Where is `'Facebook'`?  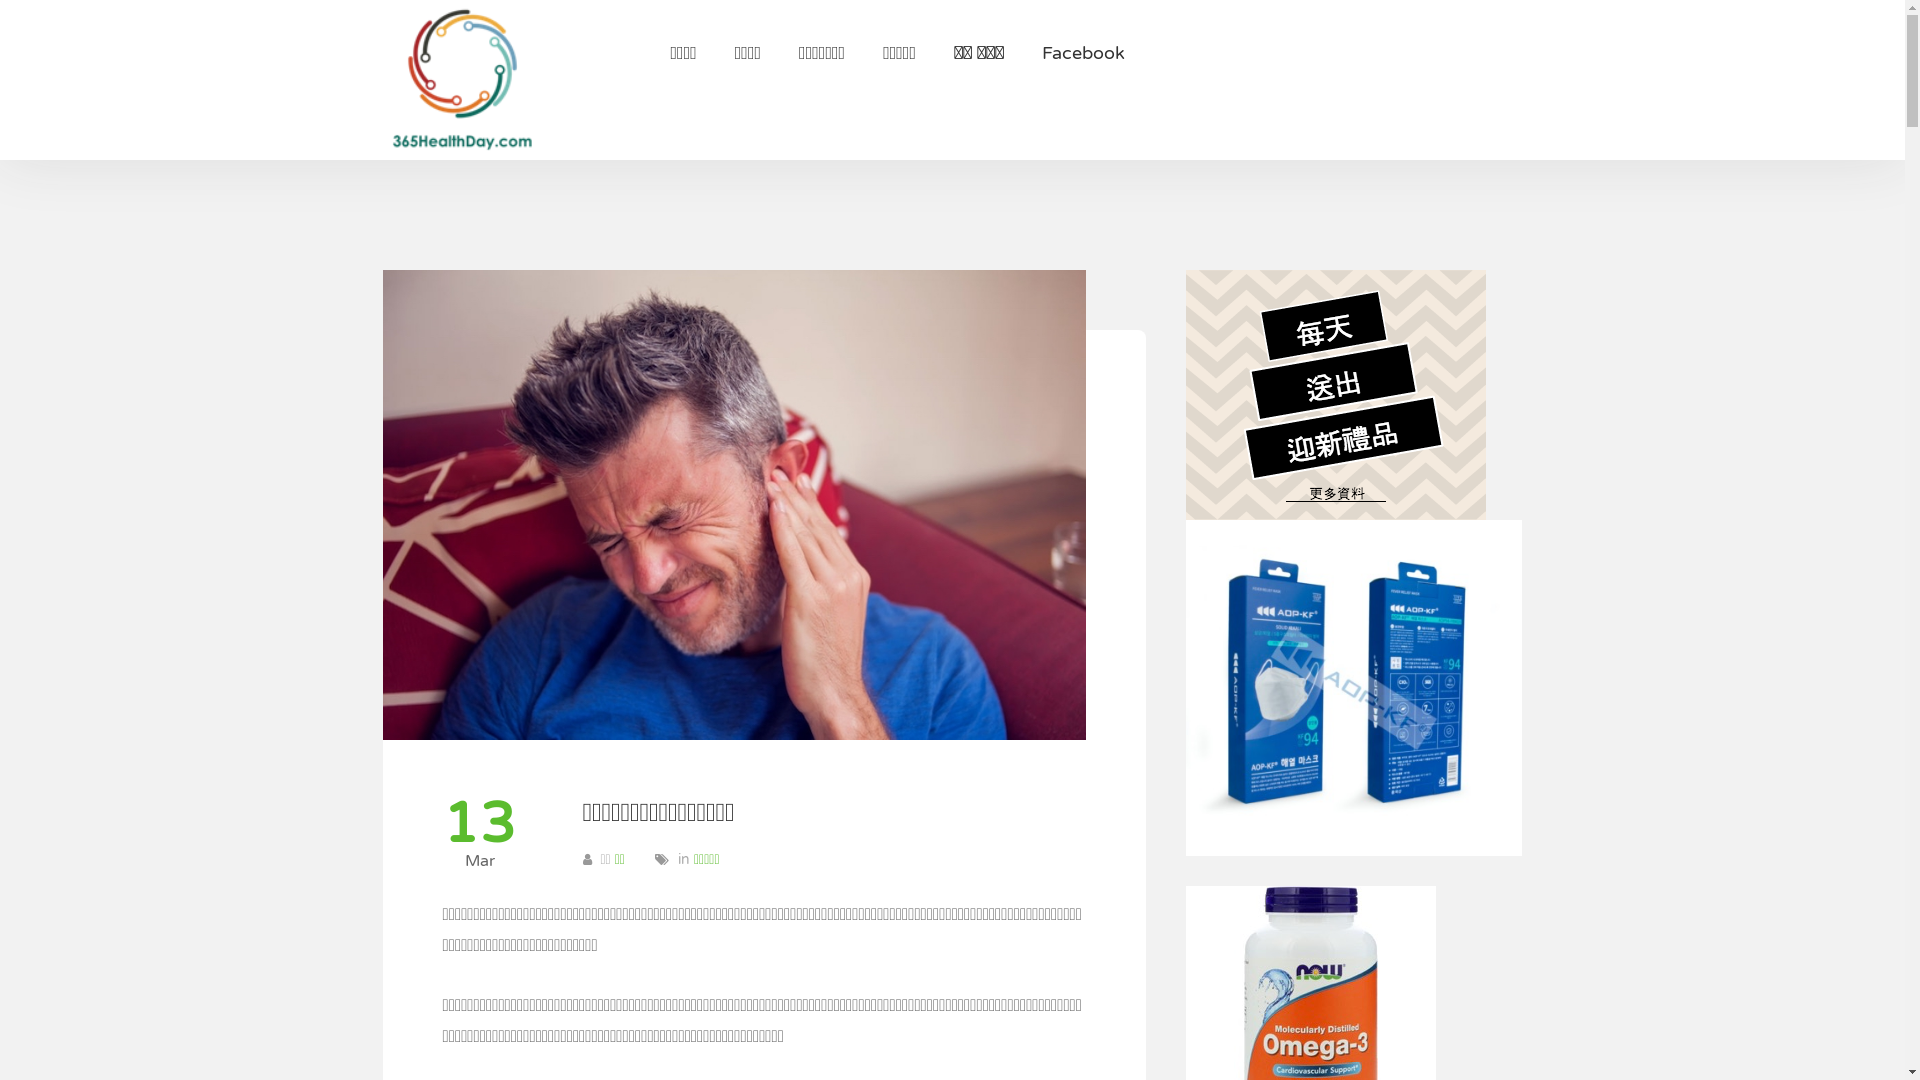
'Facebook' is located at coordinates (1082, 52).